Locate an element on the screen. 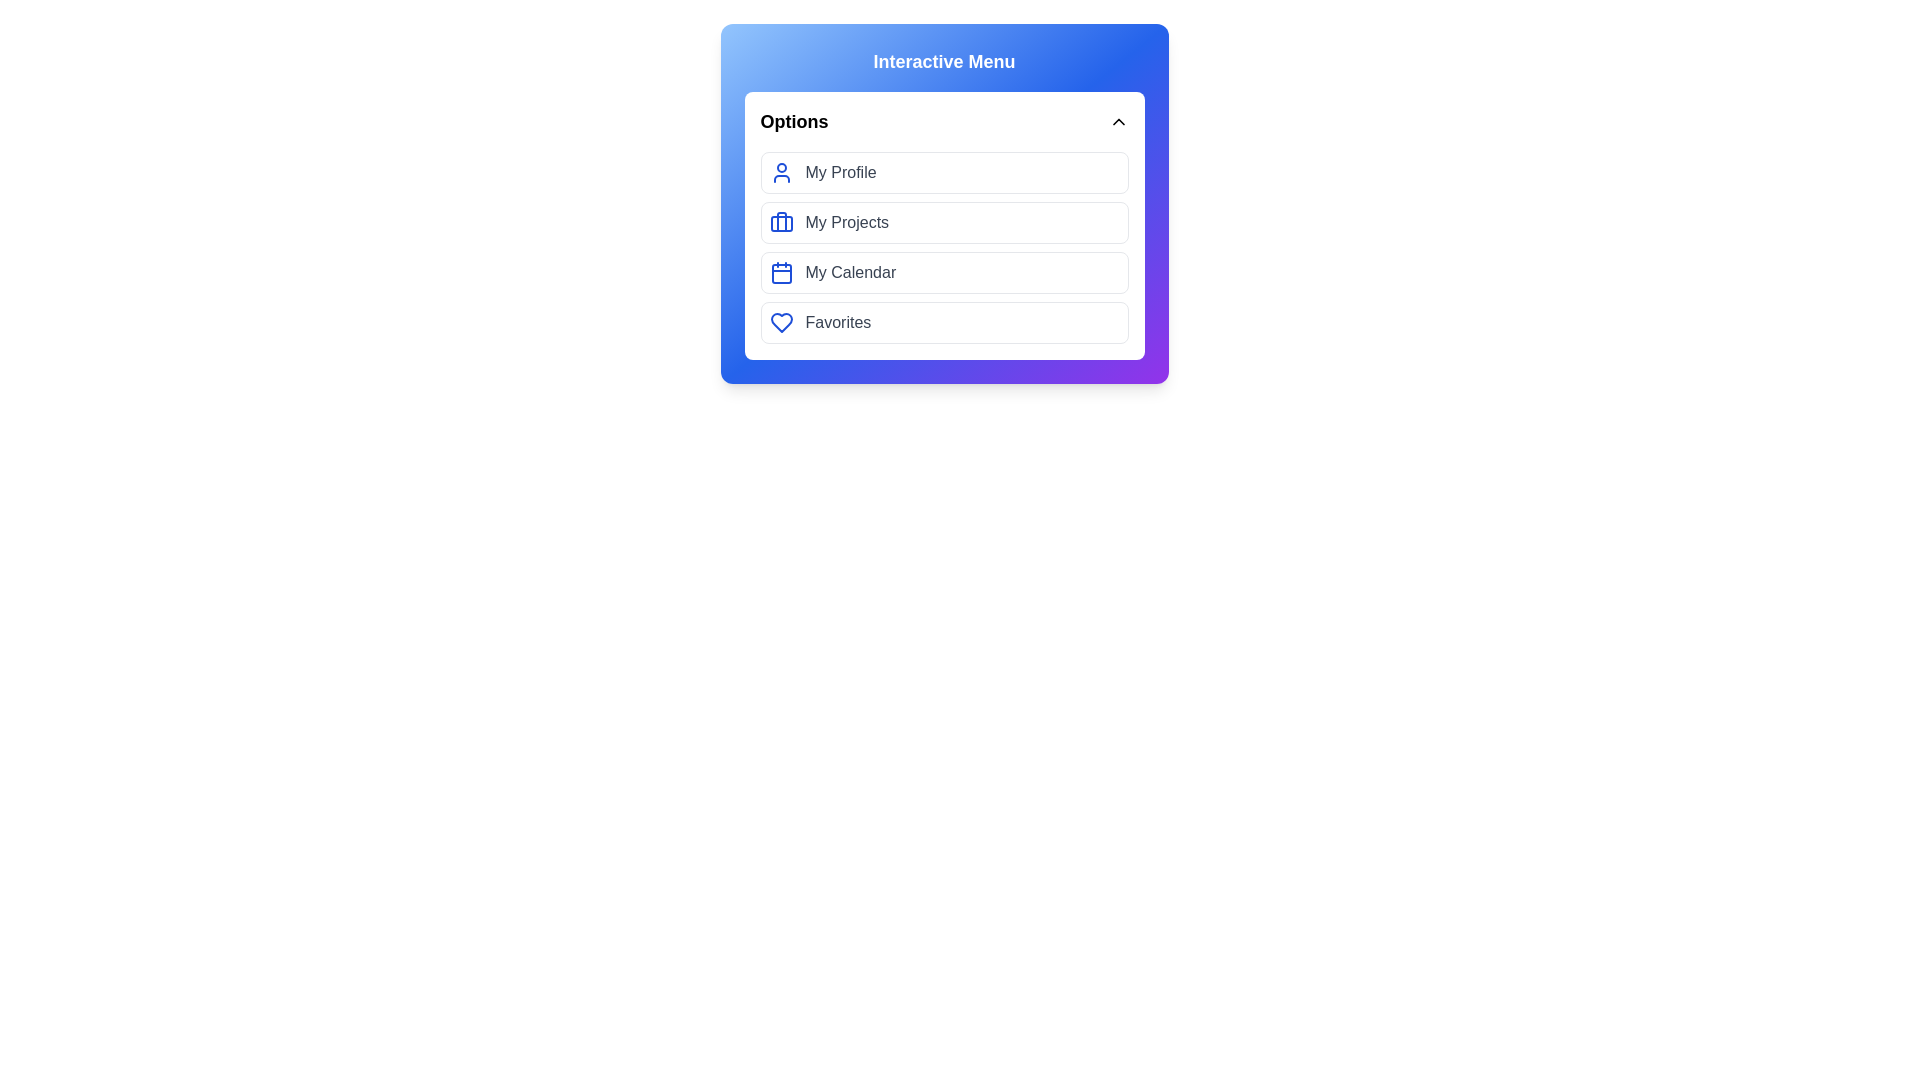 The height and width of the screenshot is (1080, 1920). the 'My Projects' list item within the collapsible menu located below the 'Interactive Menu' title to bring up the context menu is located at coordinates (943, 204).